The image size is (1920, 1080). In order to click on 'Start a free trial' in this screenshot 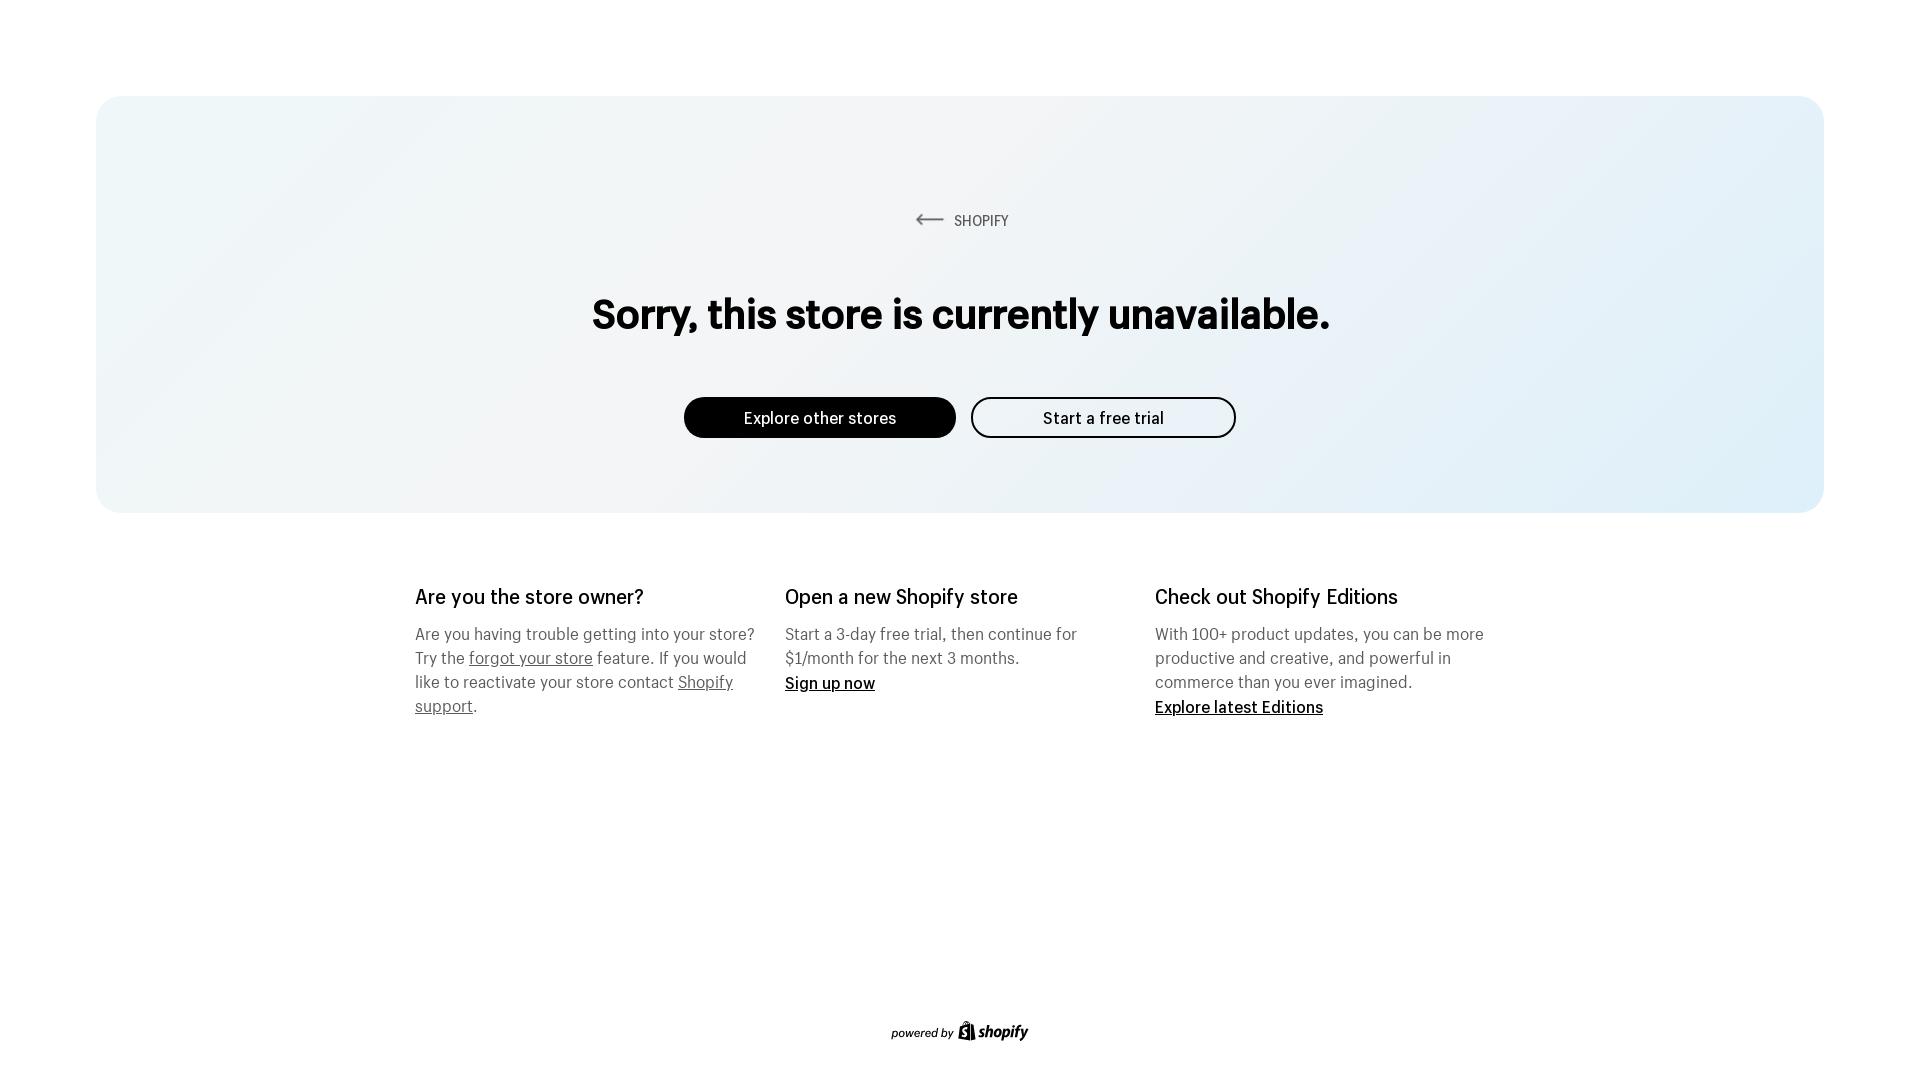, I will do `click(1102, 416)`.